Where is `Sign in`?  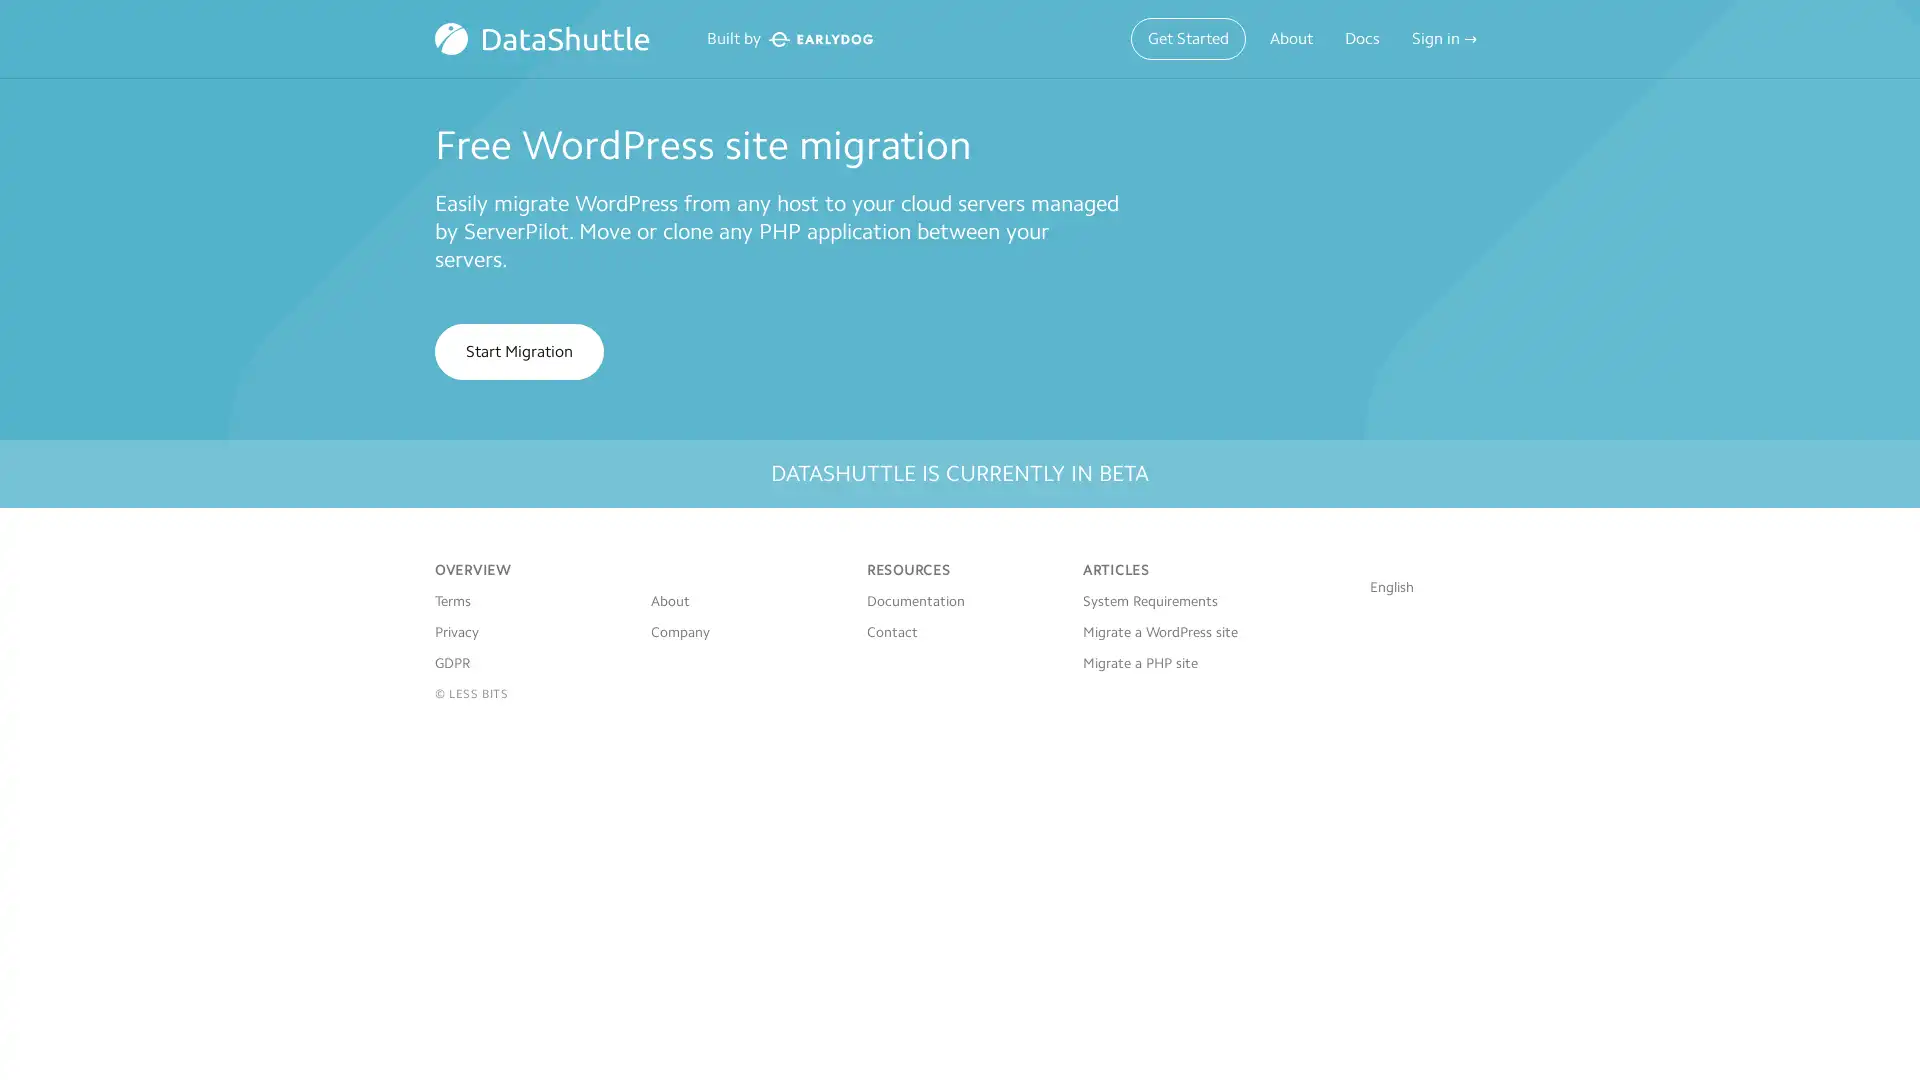
Sign in is located at coordinates (1444, 38).